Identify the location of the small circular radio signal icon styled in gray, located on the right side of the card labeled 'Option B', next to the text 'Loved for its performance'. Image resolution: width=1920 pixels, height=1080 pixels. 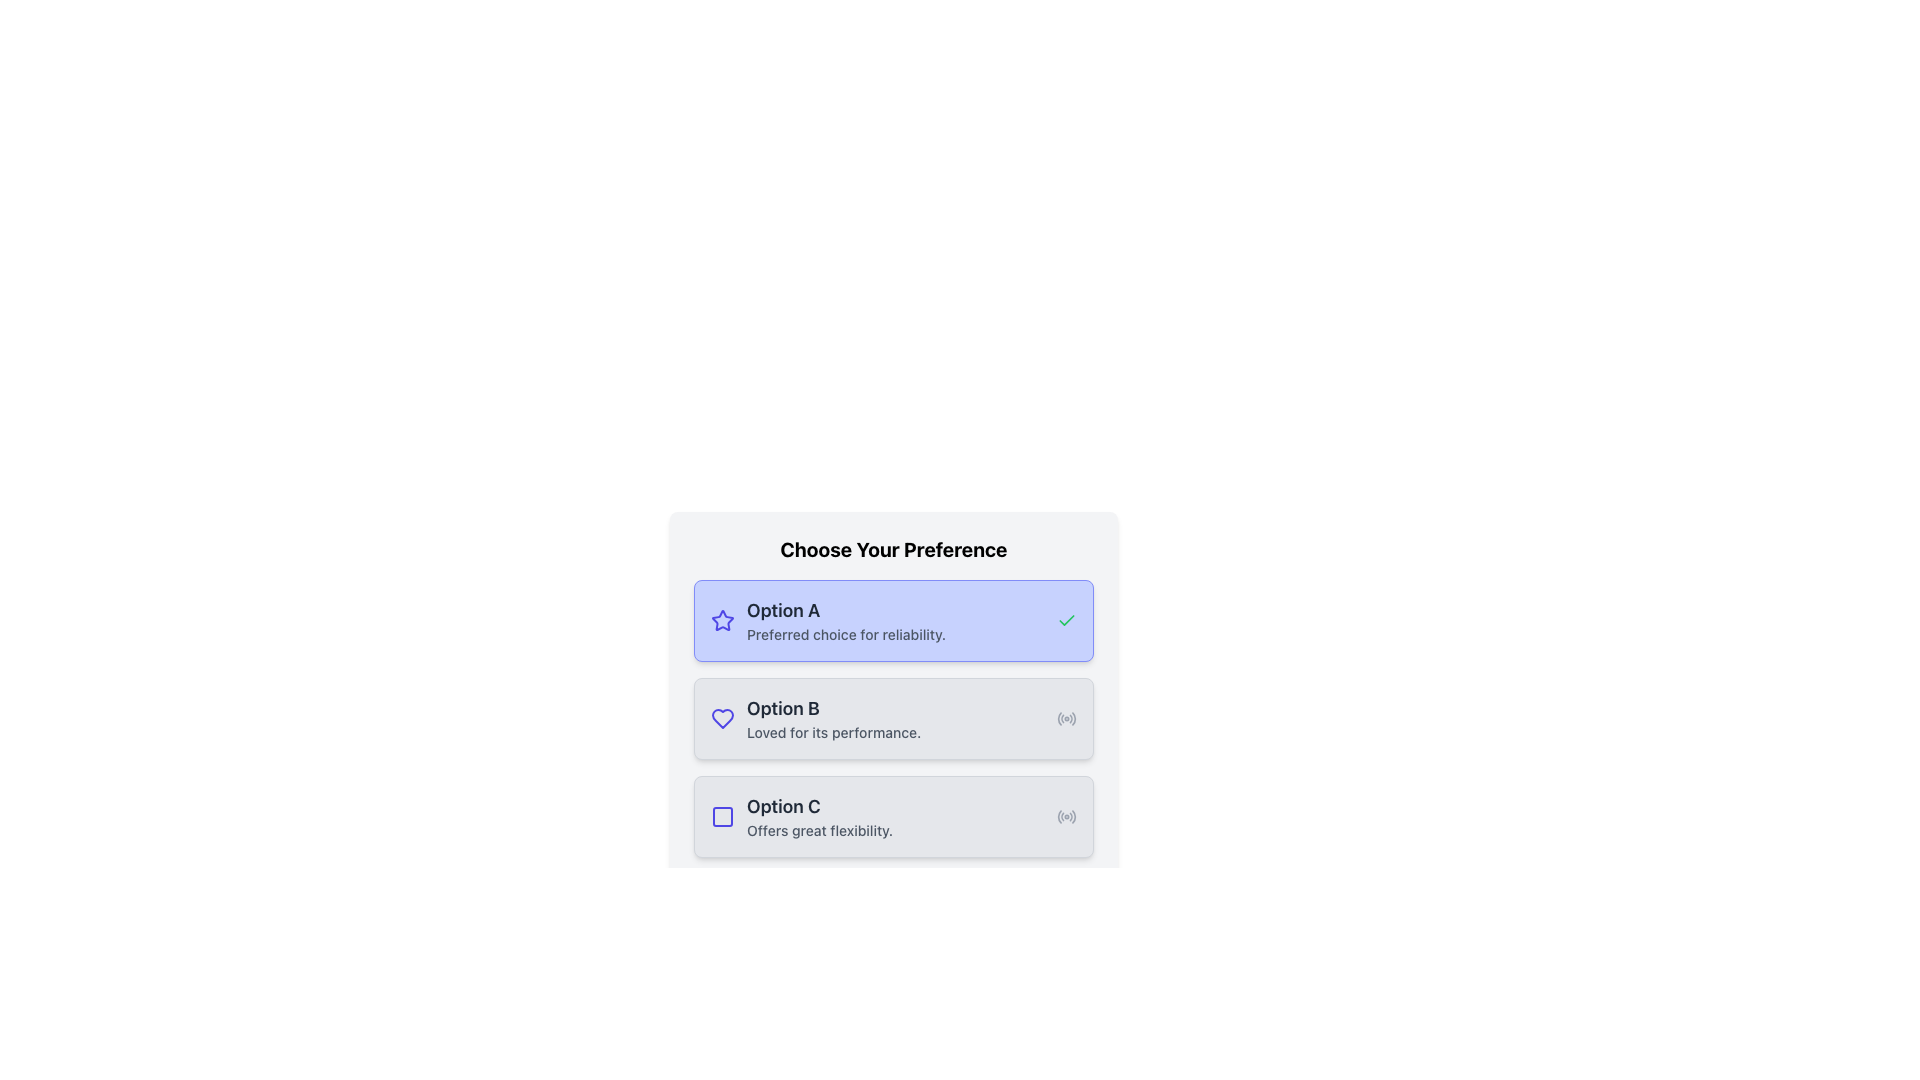
(1065, 717).